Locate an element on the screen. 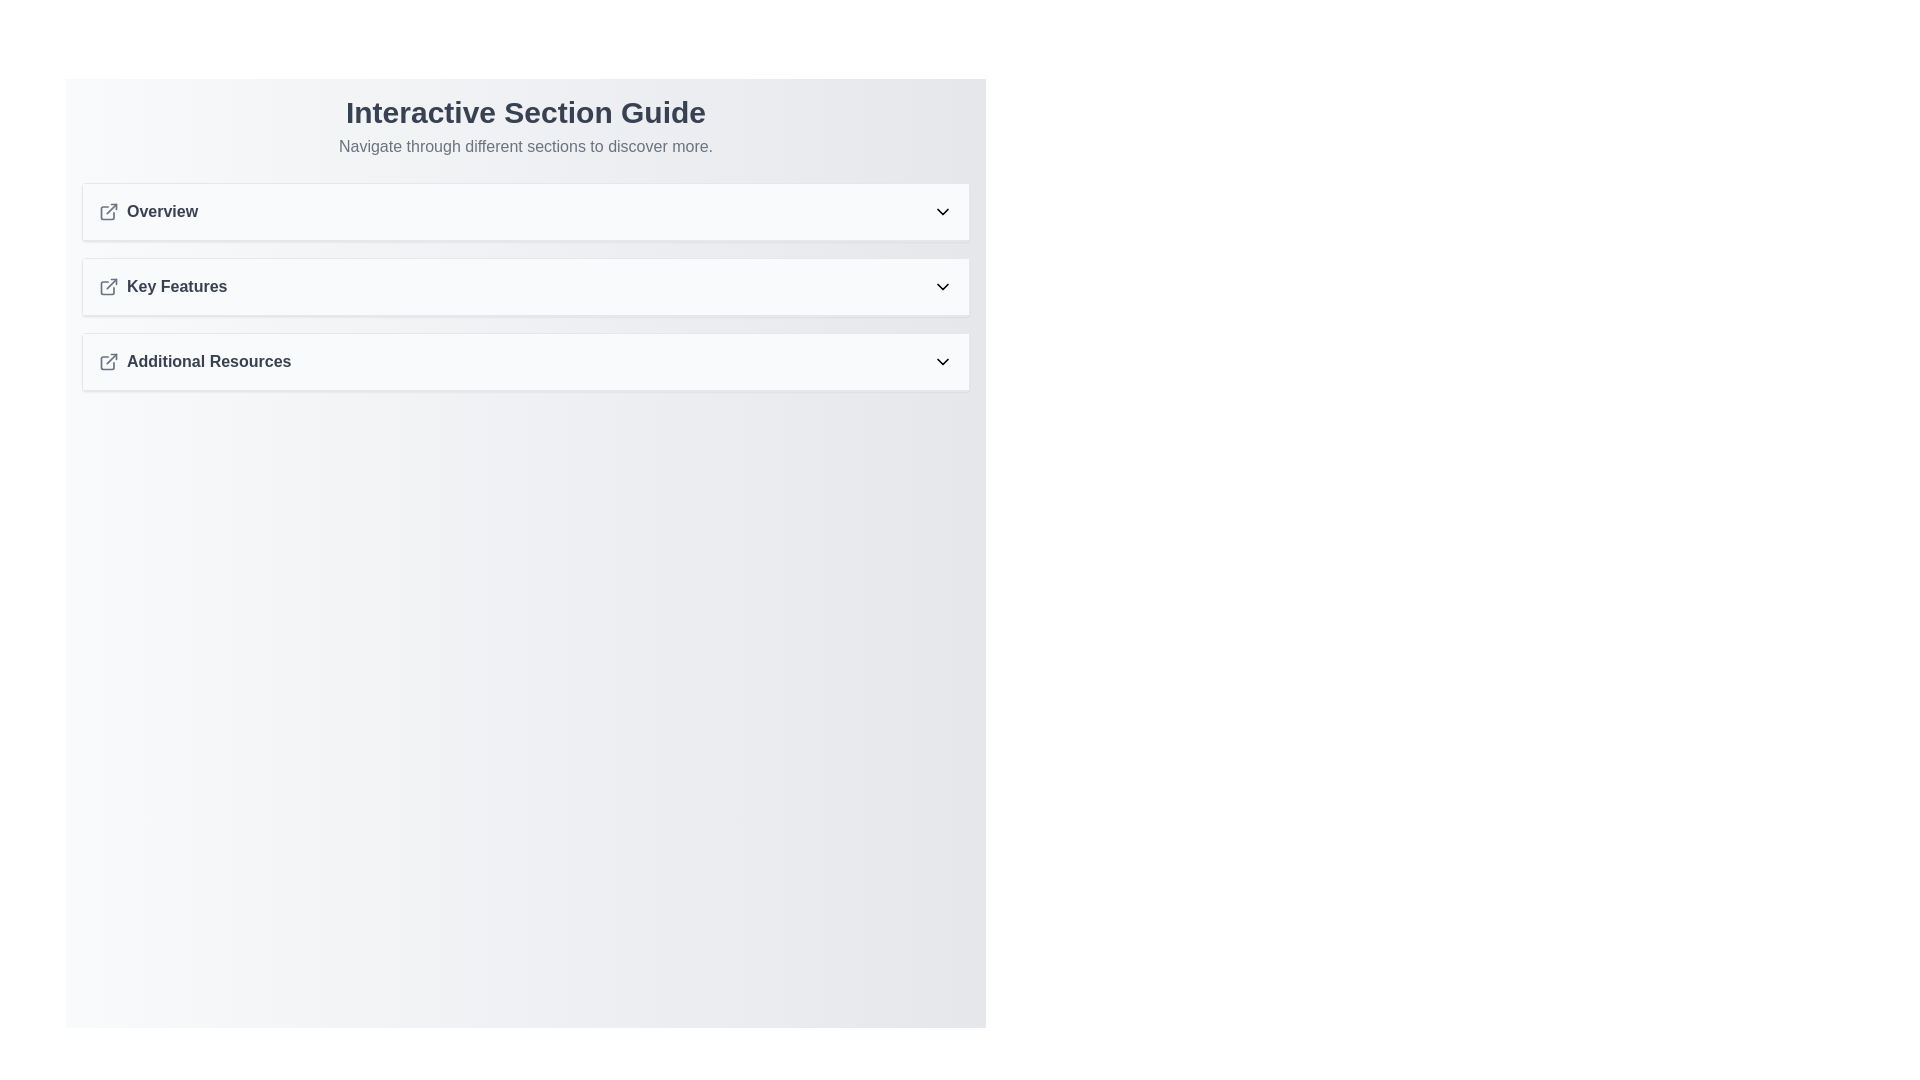 This screenshot has width=1920, height=1080. the dropdown toggle indicator icon, which is a chevron-shaped icon pointing downwards, located in the 'Key Features' section is located at coordinates (941, 286).